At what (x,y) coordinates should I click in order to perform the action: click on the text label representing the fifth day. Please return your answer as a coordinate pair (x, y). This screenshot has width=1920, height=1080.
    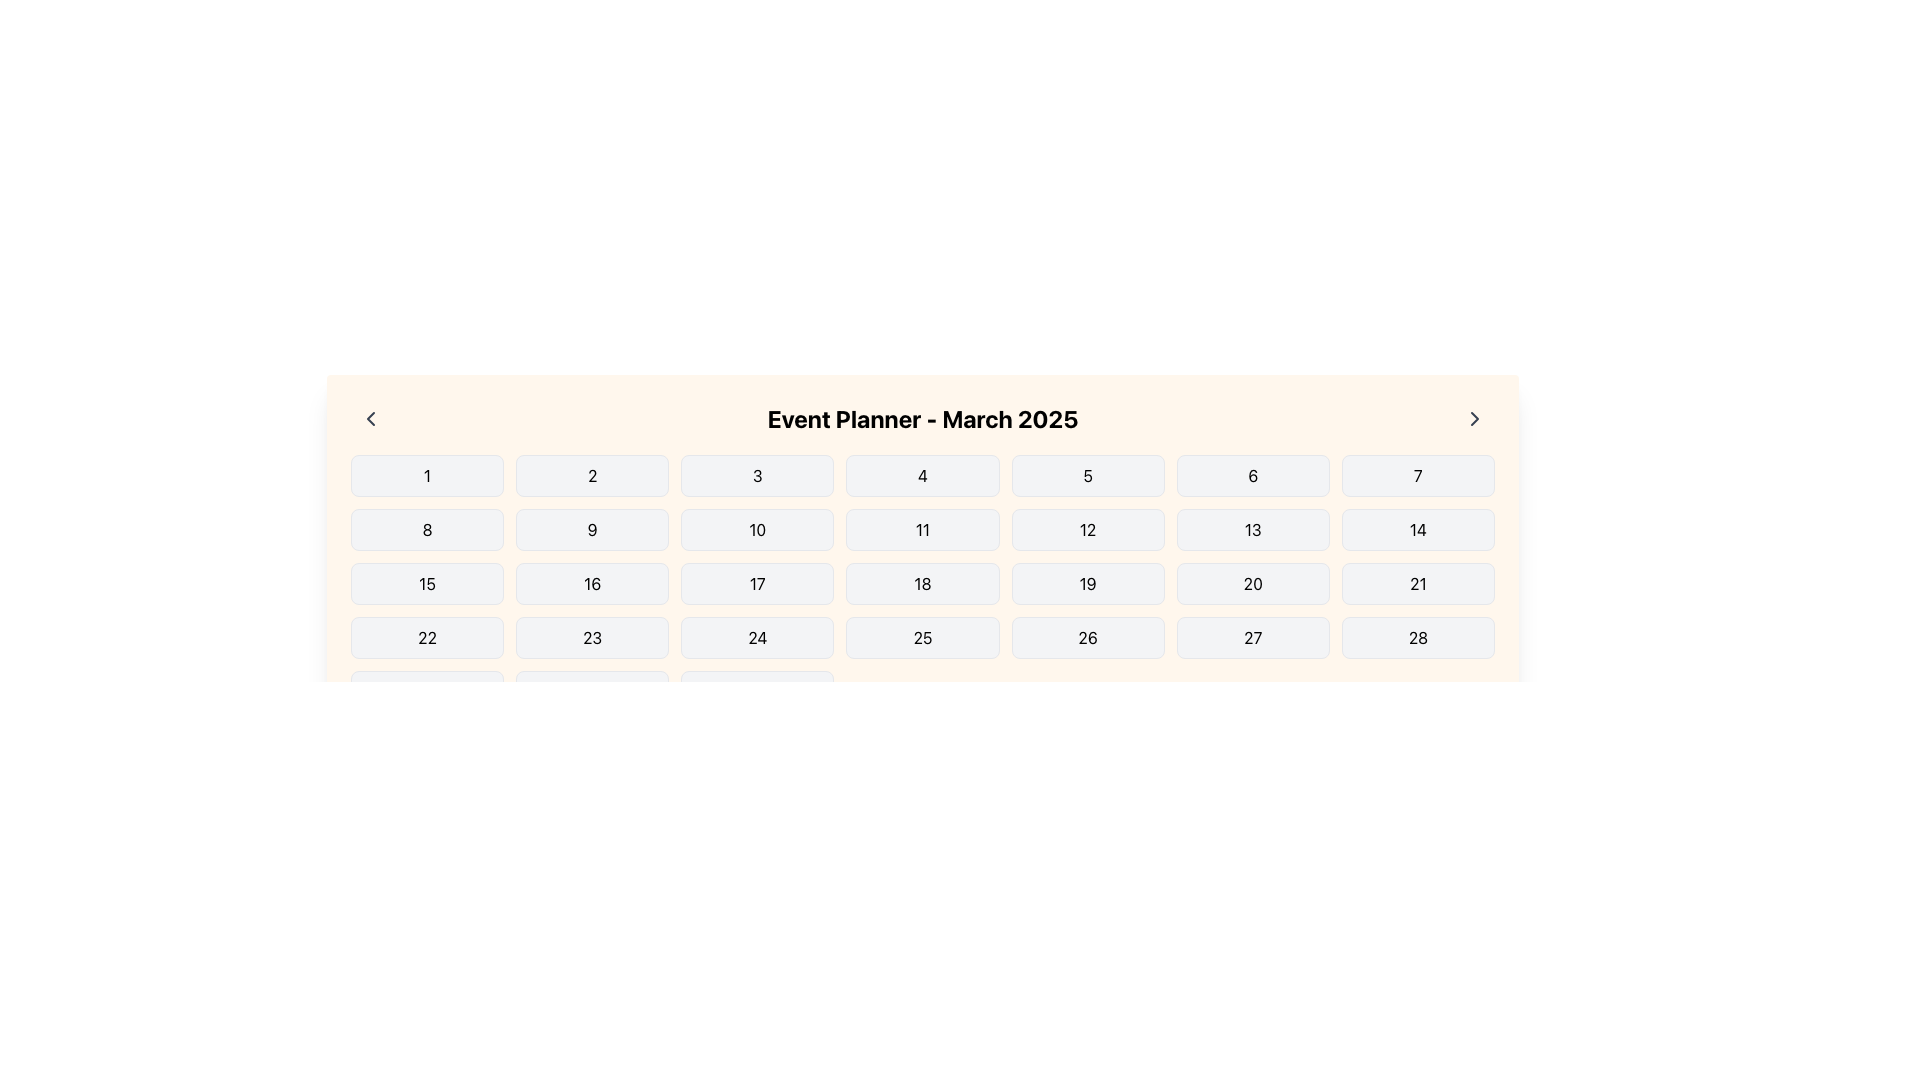
    Looking at the image, I should click on (1087, 475).